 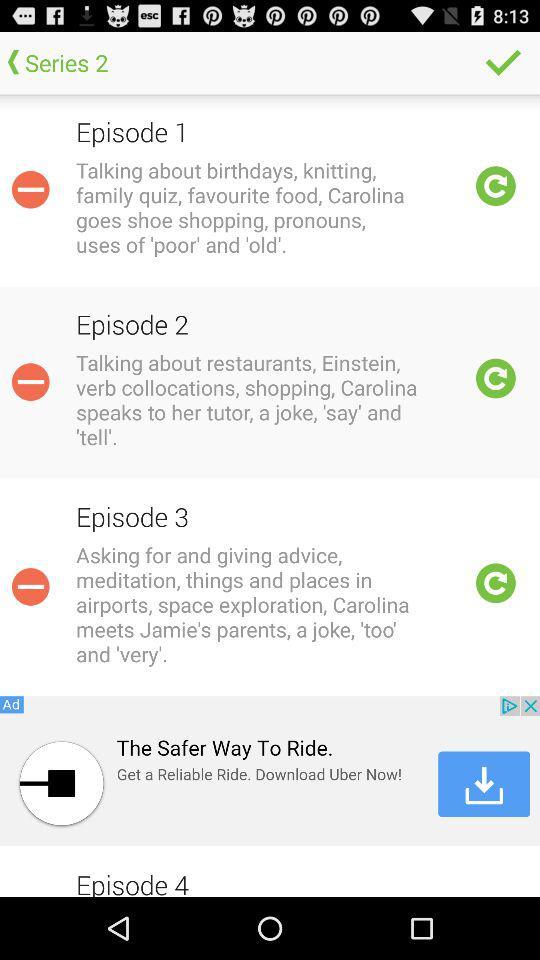 What do you see at coordinates (270, 770) in the screenshot?
I see `click on advertisement` at bounding box center [270, 770].